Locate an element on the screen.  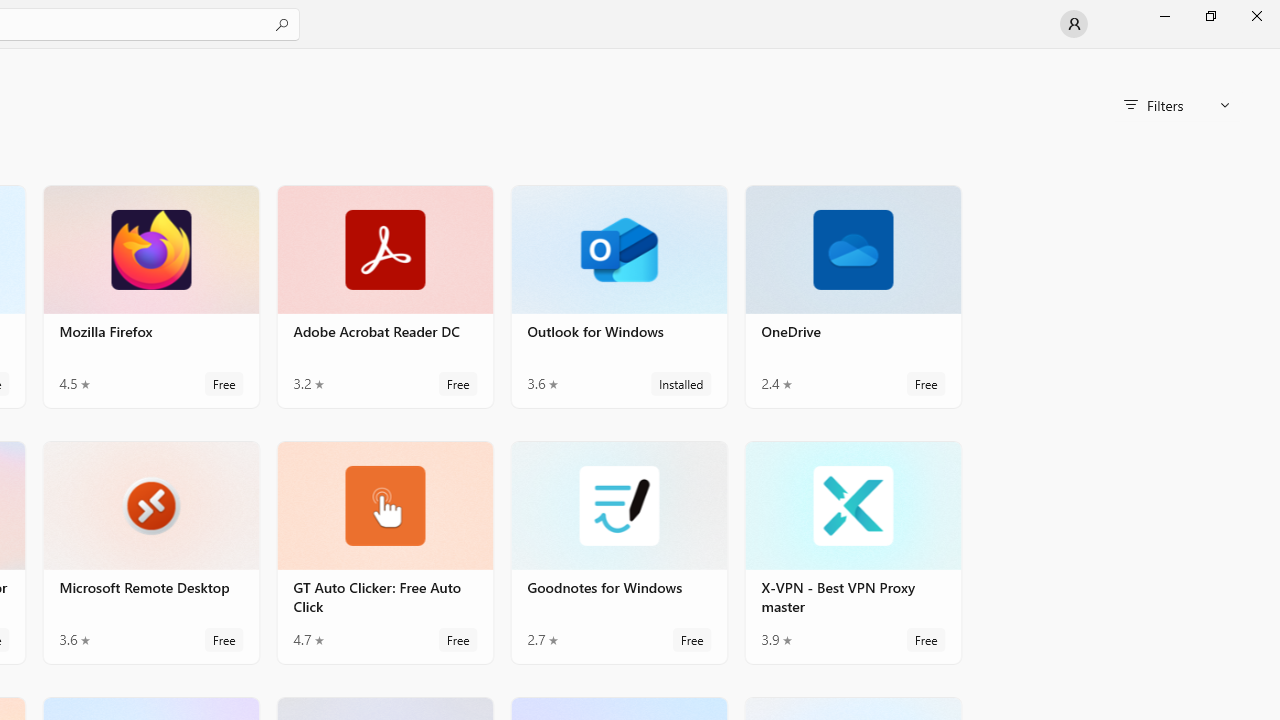
'Close Microsoft Store' is located at coordinates (1255, 15).